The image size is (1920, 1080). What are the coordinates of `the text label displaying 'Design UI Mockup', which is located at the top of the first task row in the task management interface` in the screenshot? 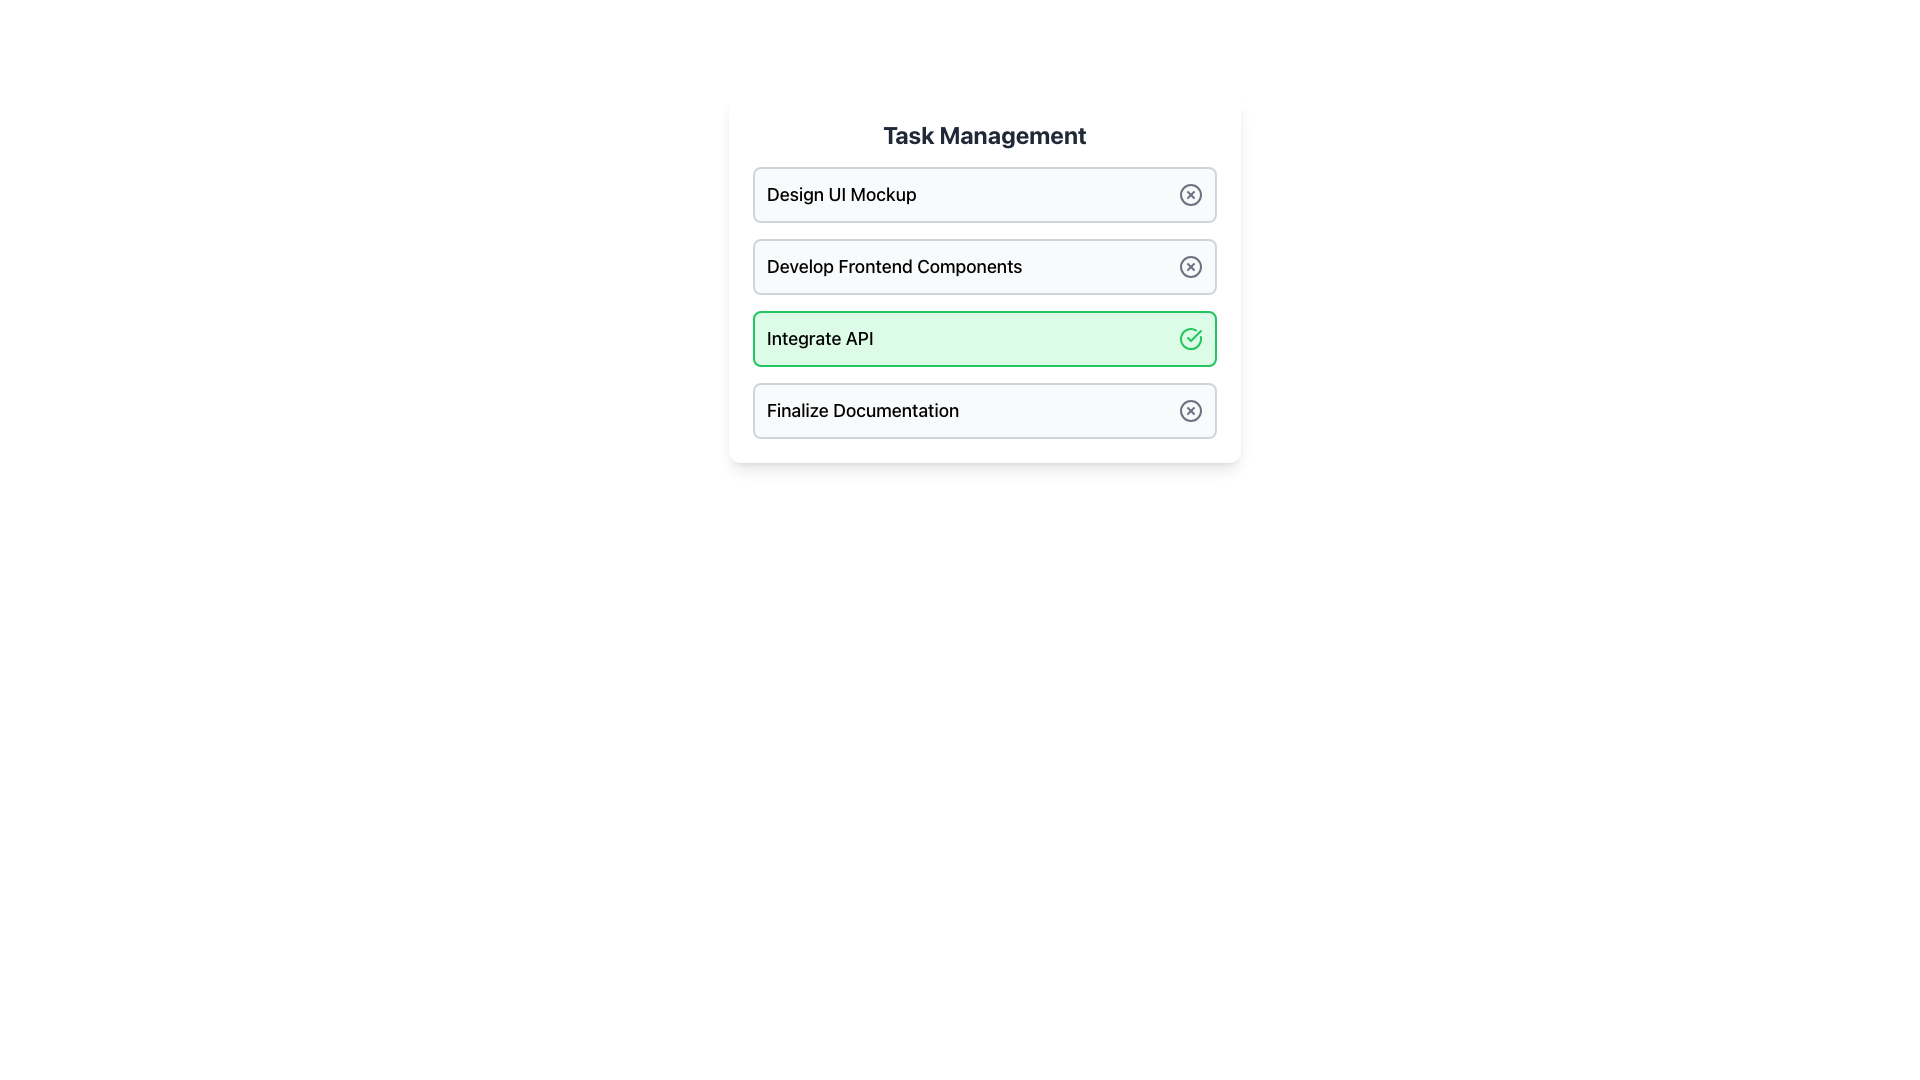 It's located at (841, 195).